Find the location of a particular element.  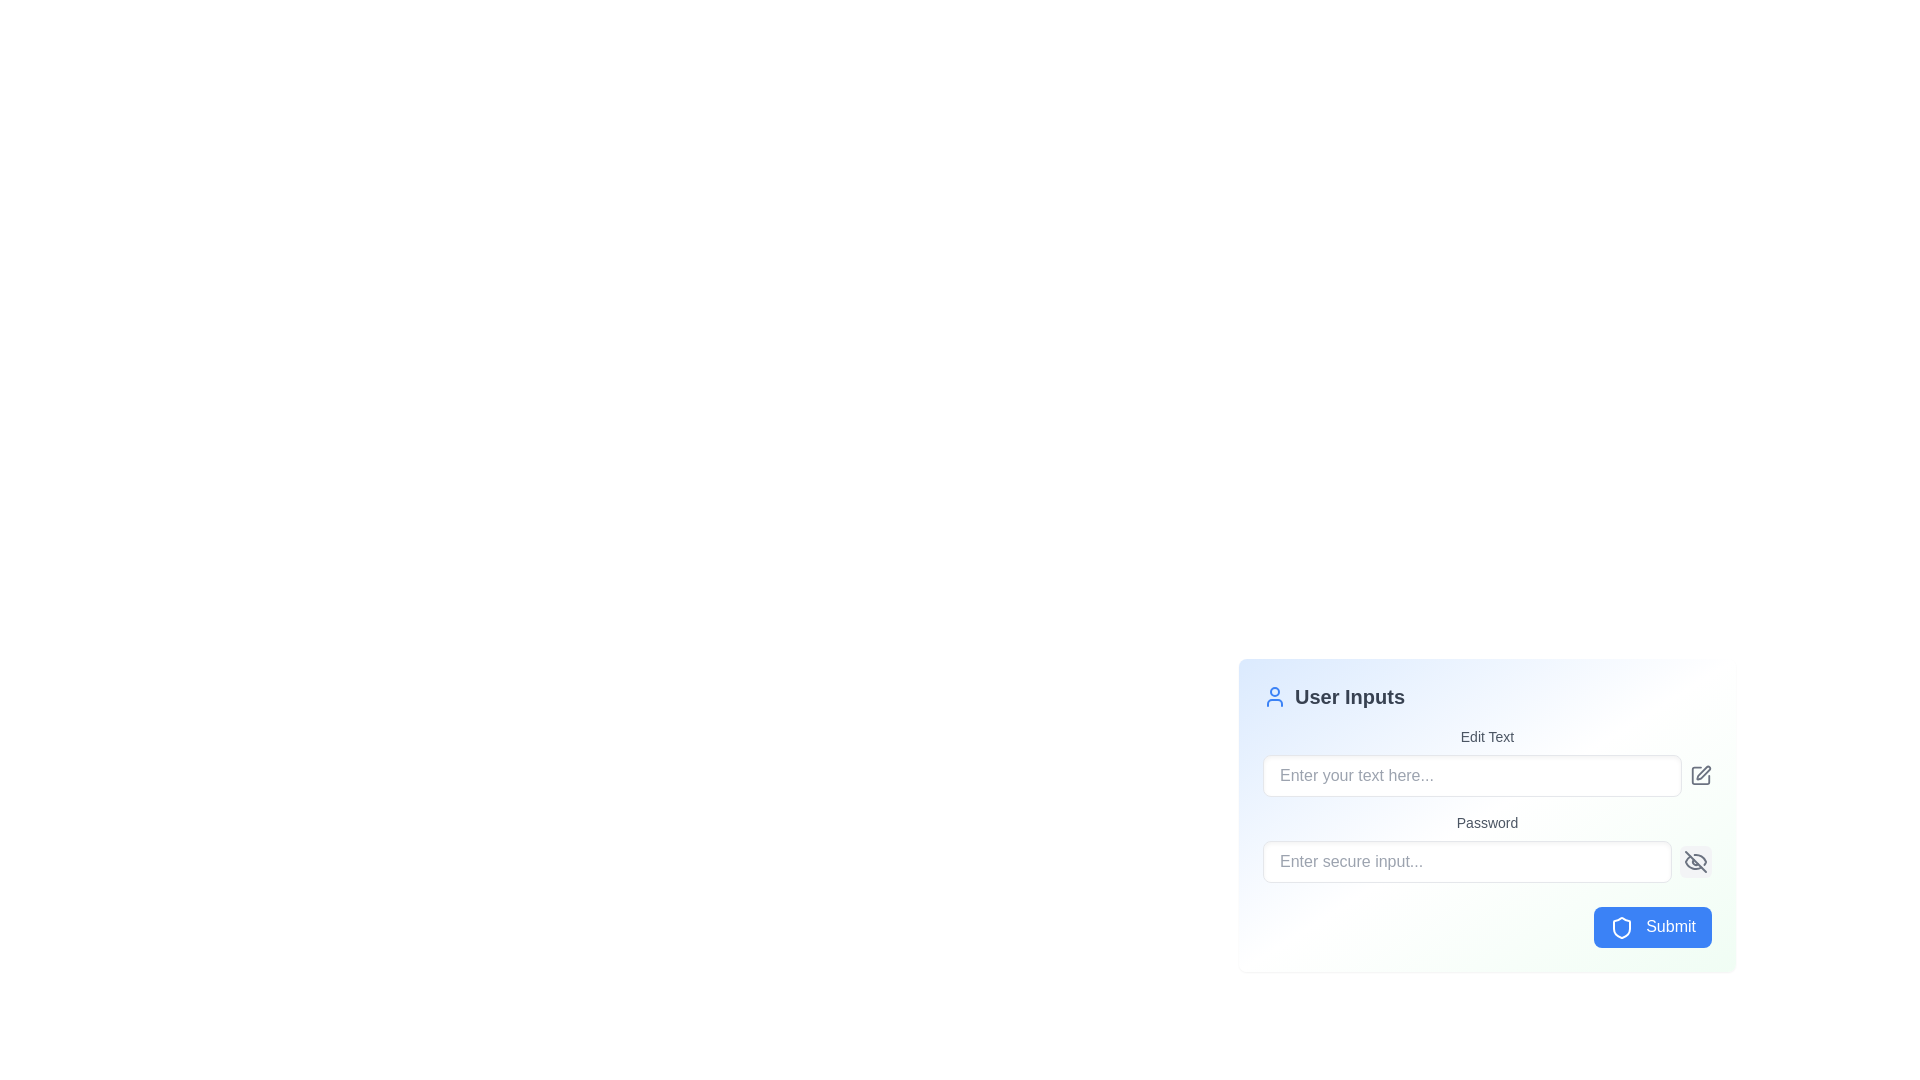

the 'Edit Text' label which is displayed in light gray, medium-bold font, located above the 'Enter your text here...' input field within the 'User Inputs' form is located at coordinates (1487, 736).